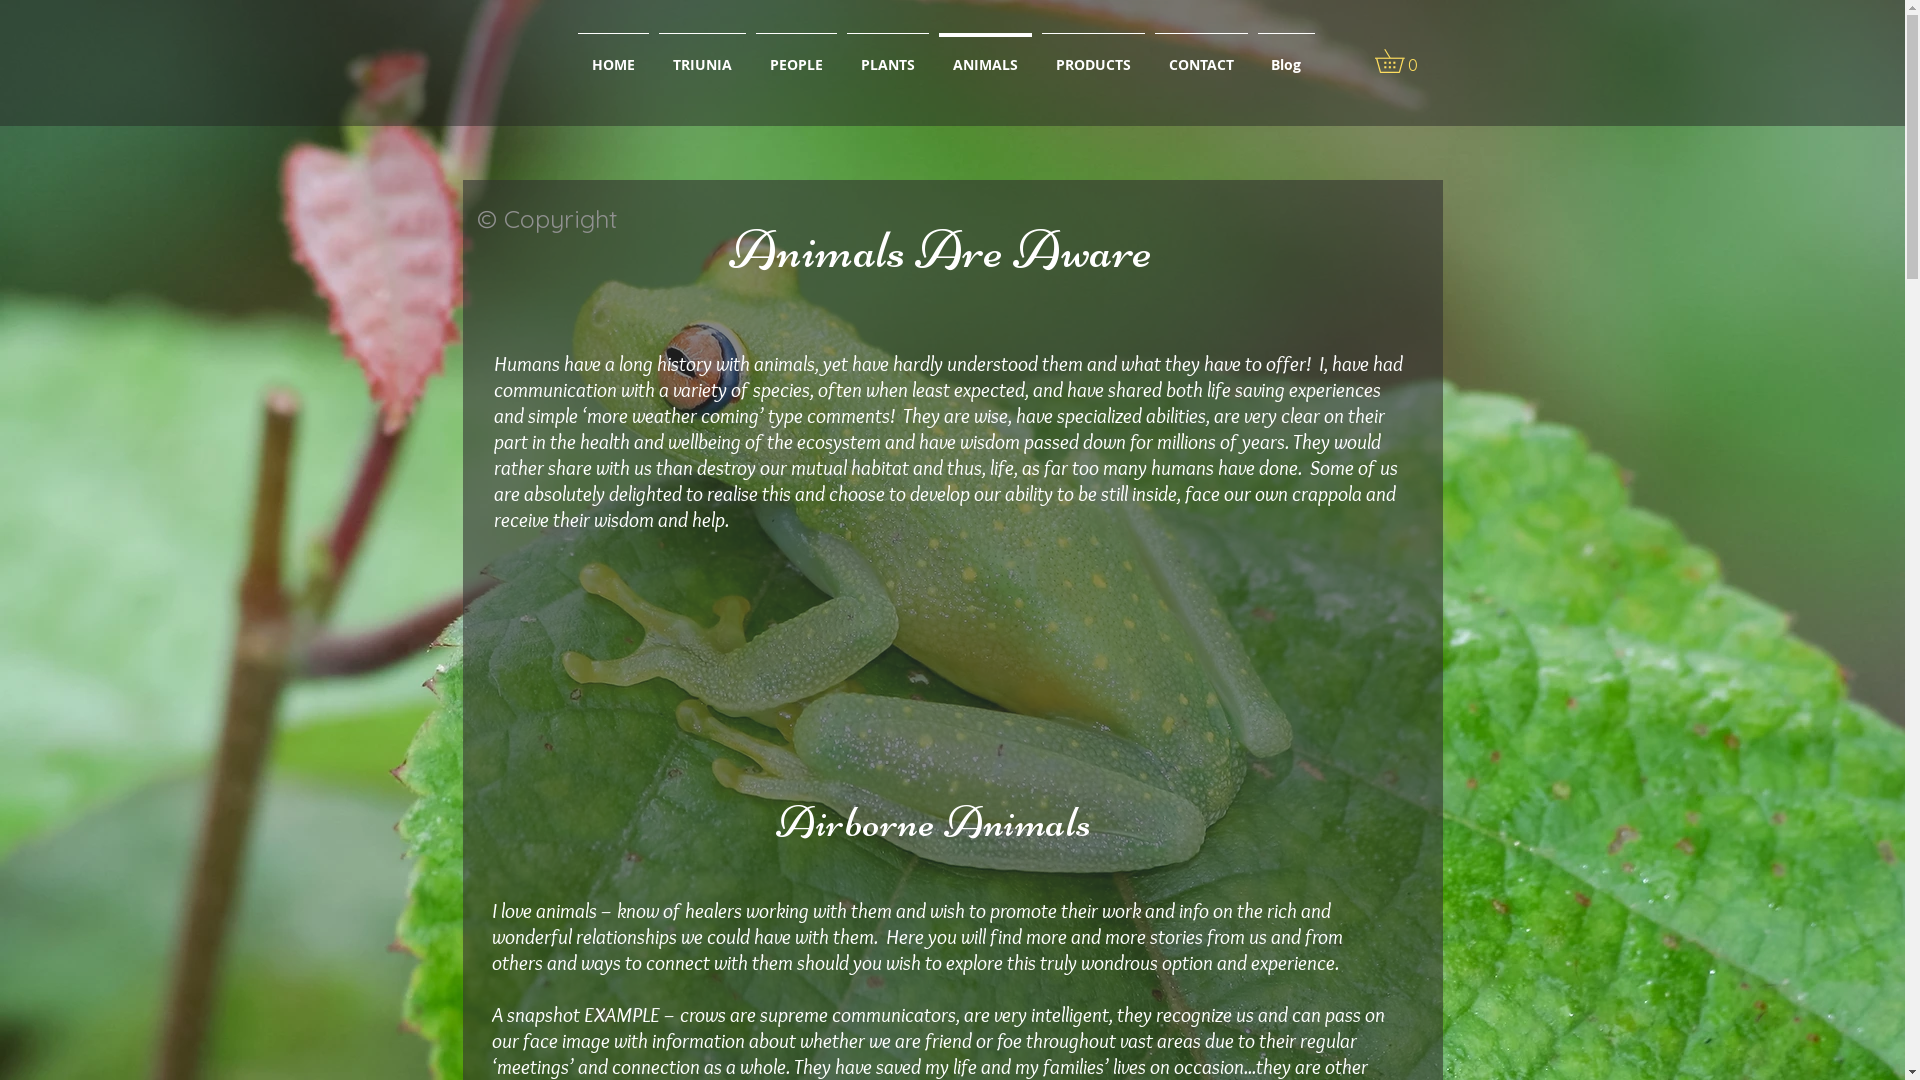 The width and height of the screenshot is (1920, 1080). I want to click on 'HOME', so click(611, 55).